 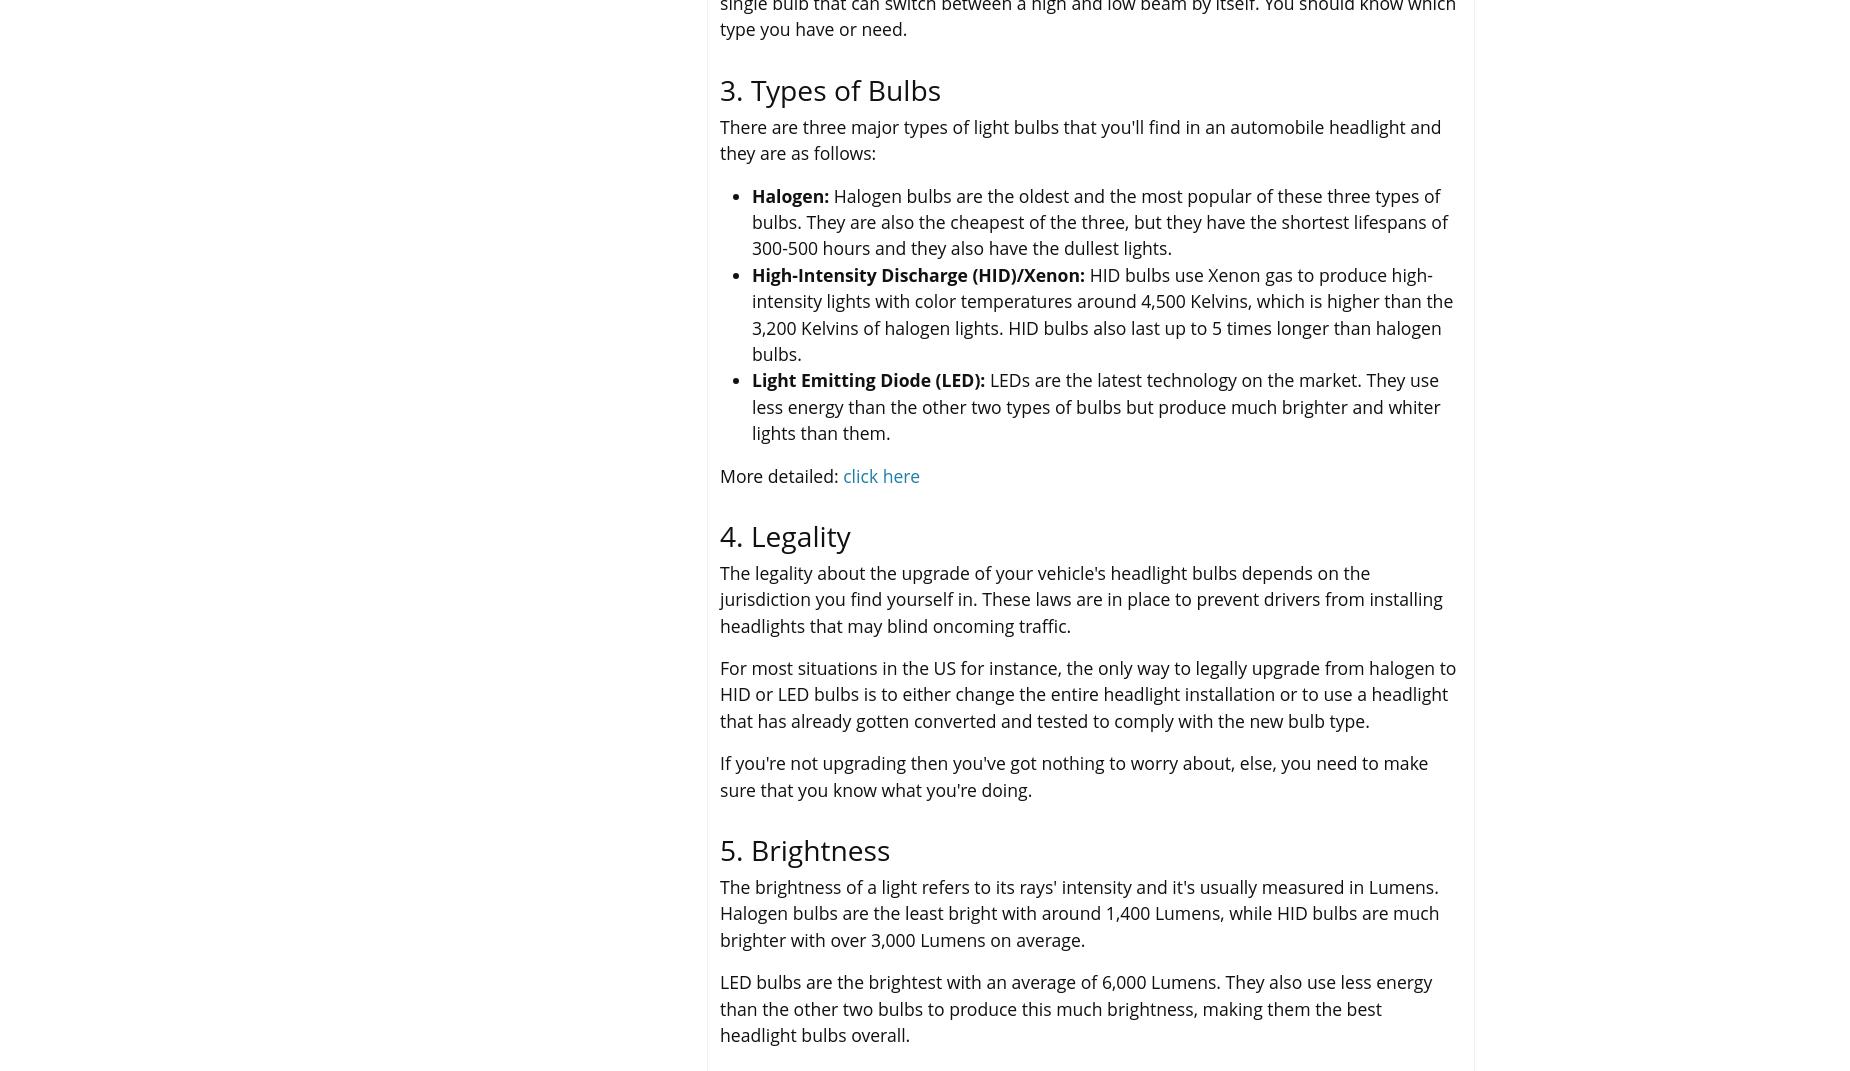 I want to click on 'click here', so click(x=881, y=473).